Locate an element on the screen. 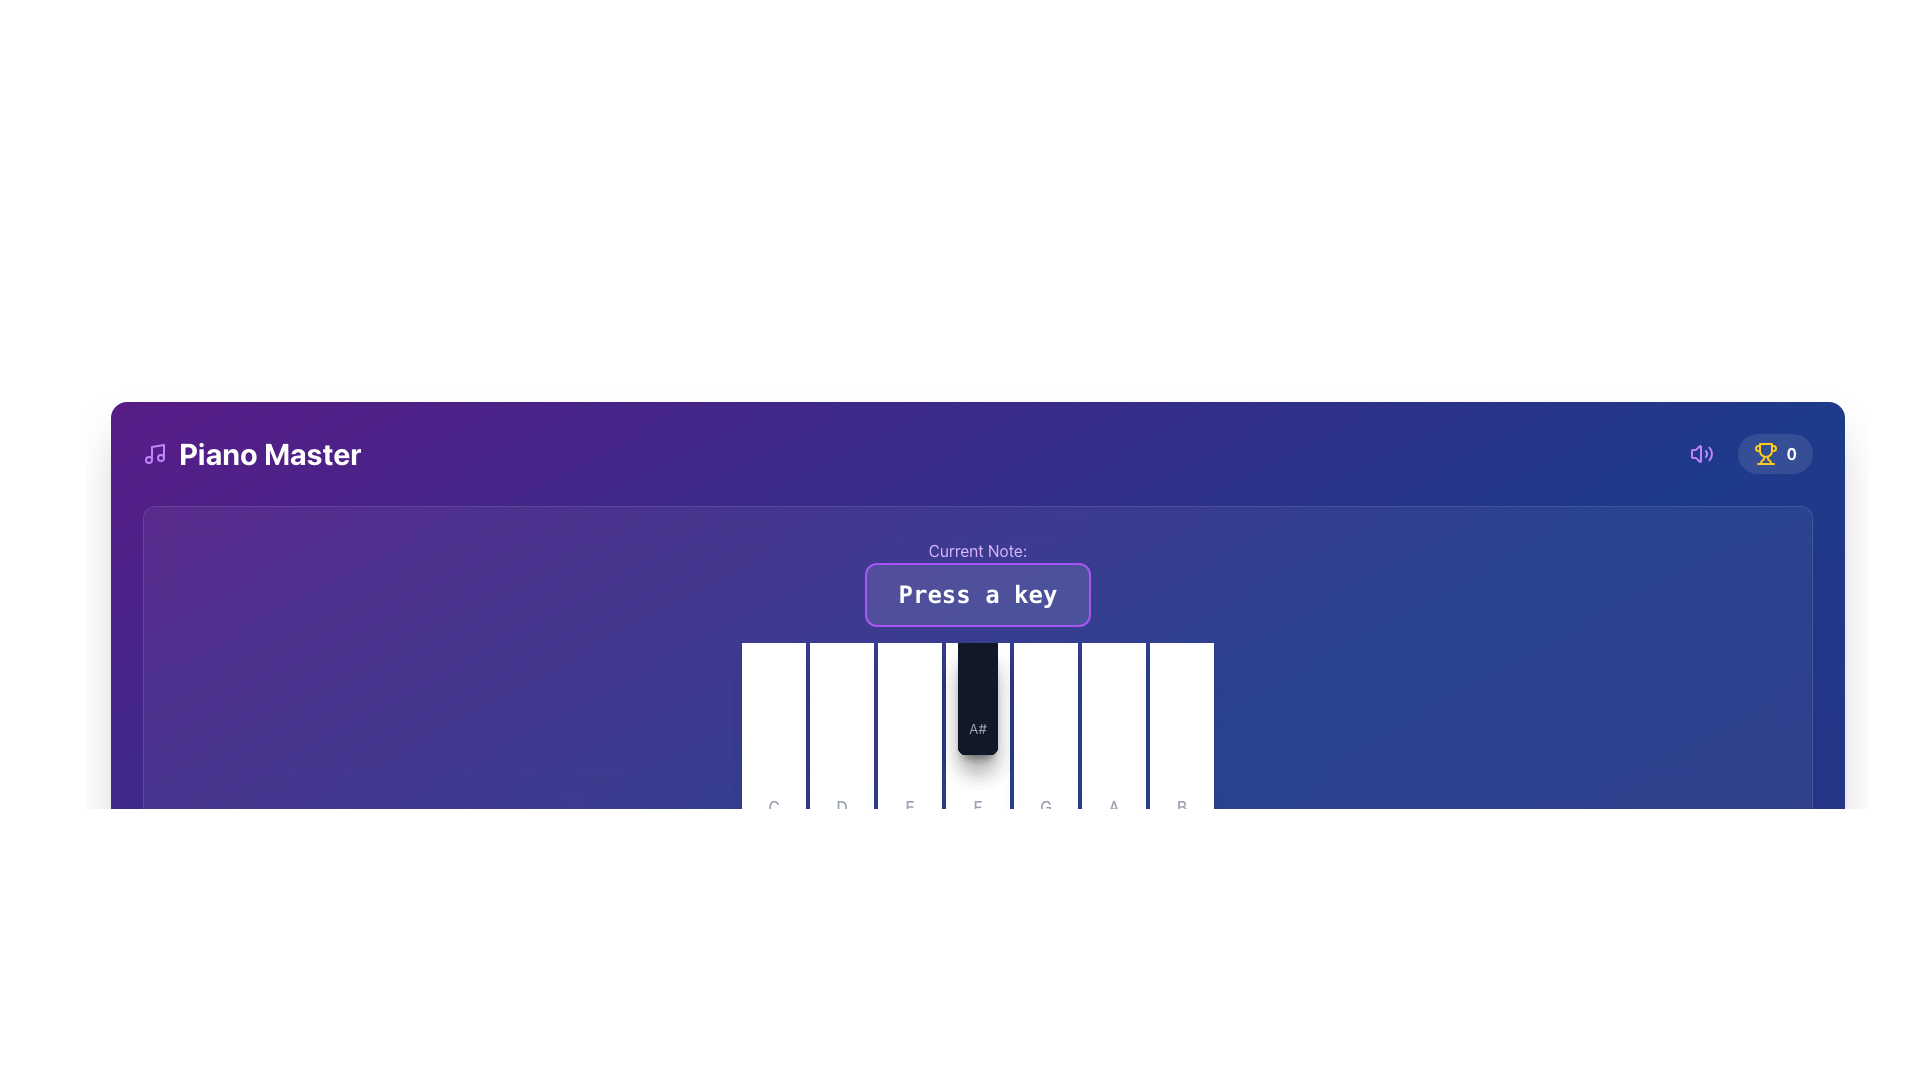  the text label displaying 'A#' in gray color located at the bottom-left position of the piano key for the musical note 'A#' is located at coordinates (978, 729).